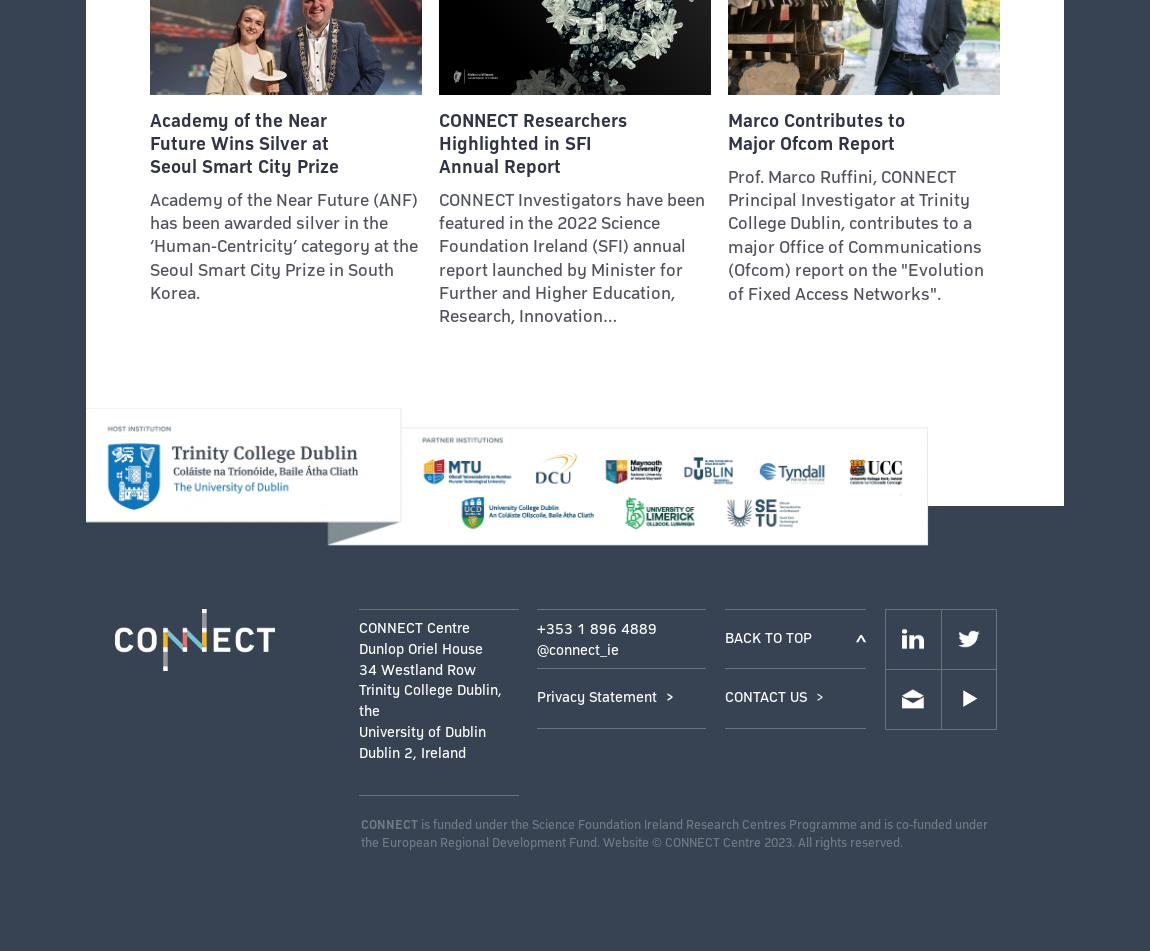 This screenshot has height=951, width=1150. Describe the element at coordinates (242, 143) in the screenshot. I see `'Academy of the Near Future Wins Silver at Seoul Smart City Prize'` at that location.